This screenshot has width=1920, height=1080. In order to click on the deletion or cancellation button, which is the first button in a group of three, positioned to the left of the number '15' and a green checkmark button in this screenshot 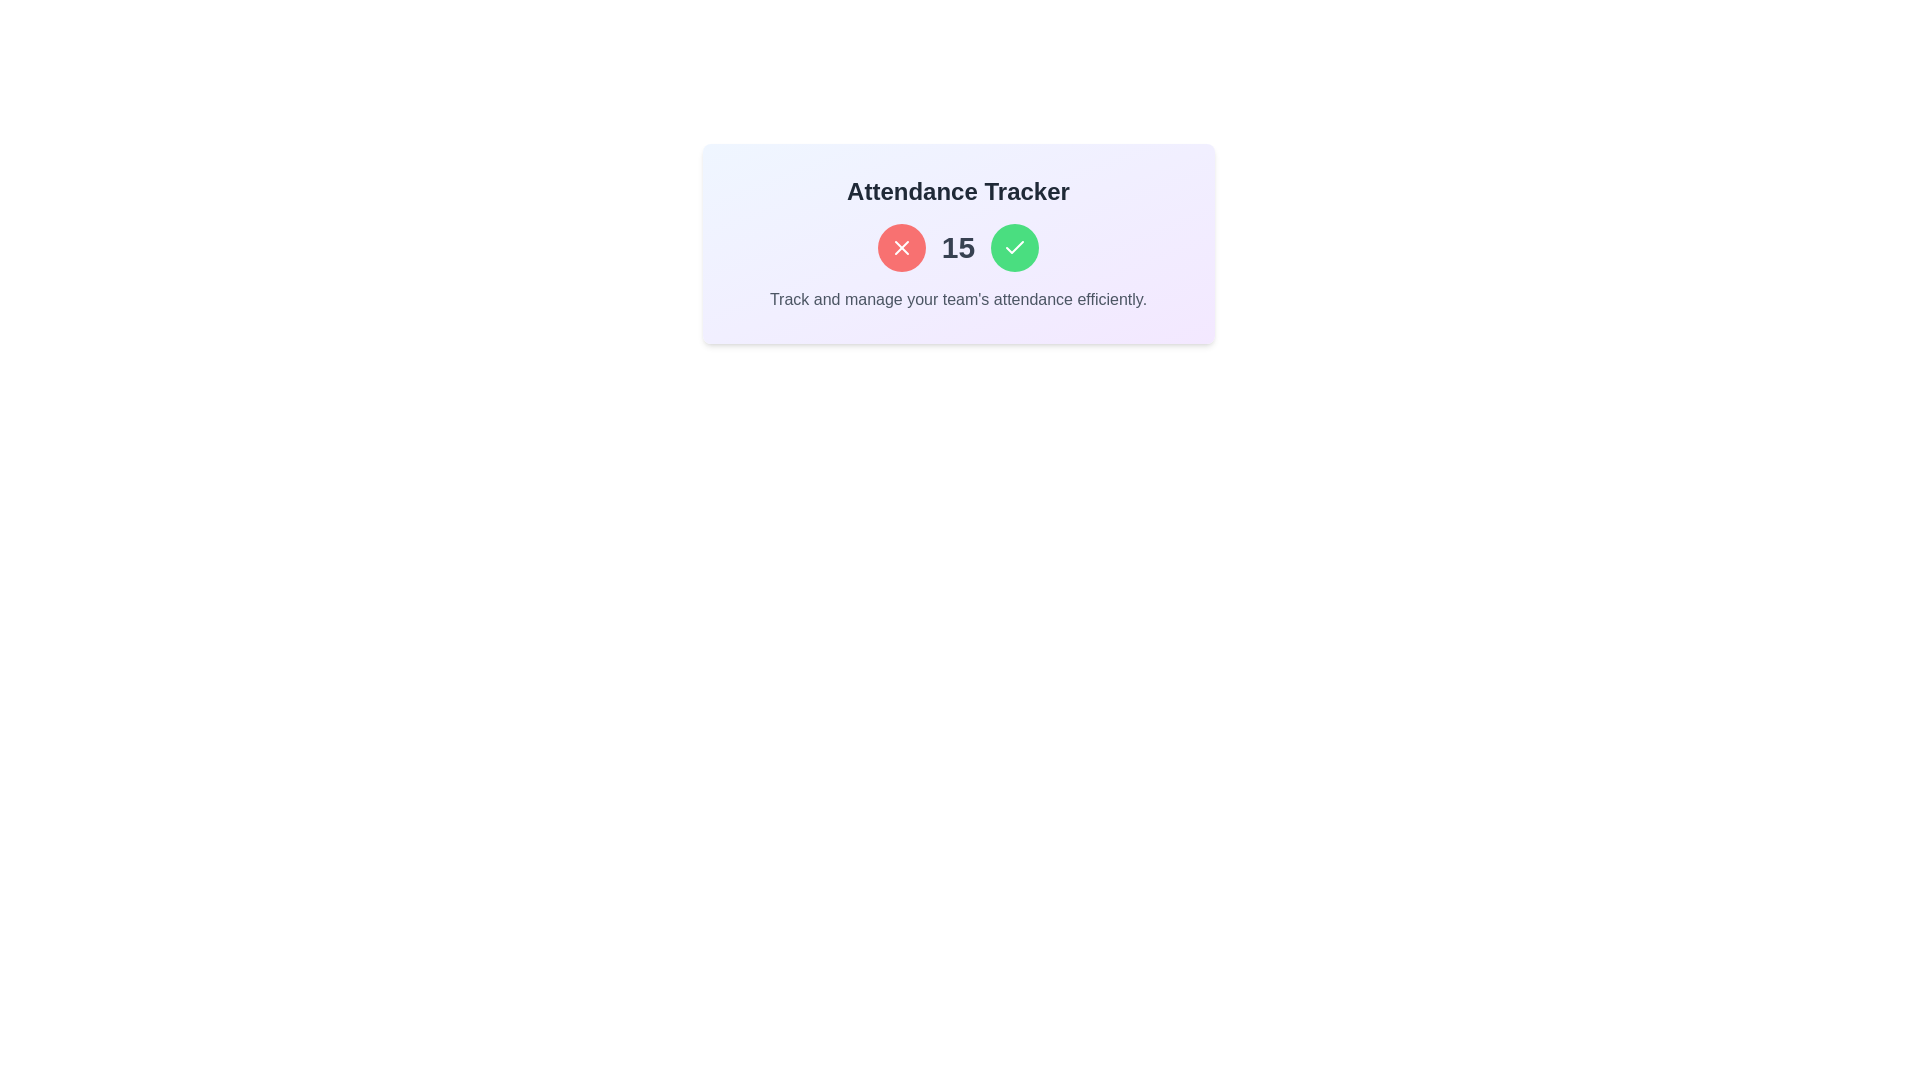, I will do `click(900, 246)`.